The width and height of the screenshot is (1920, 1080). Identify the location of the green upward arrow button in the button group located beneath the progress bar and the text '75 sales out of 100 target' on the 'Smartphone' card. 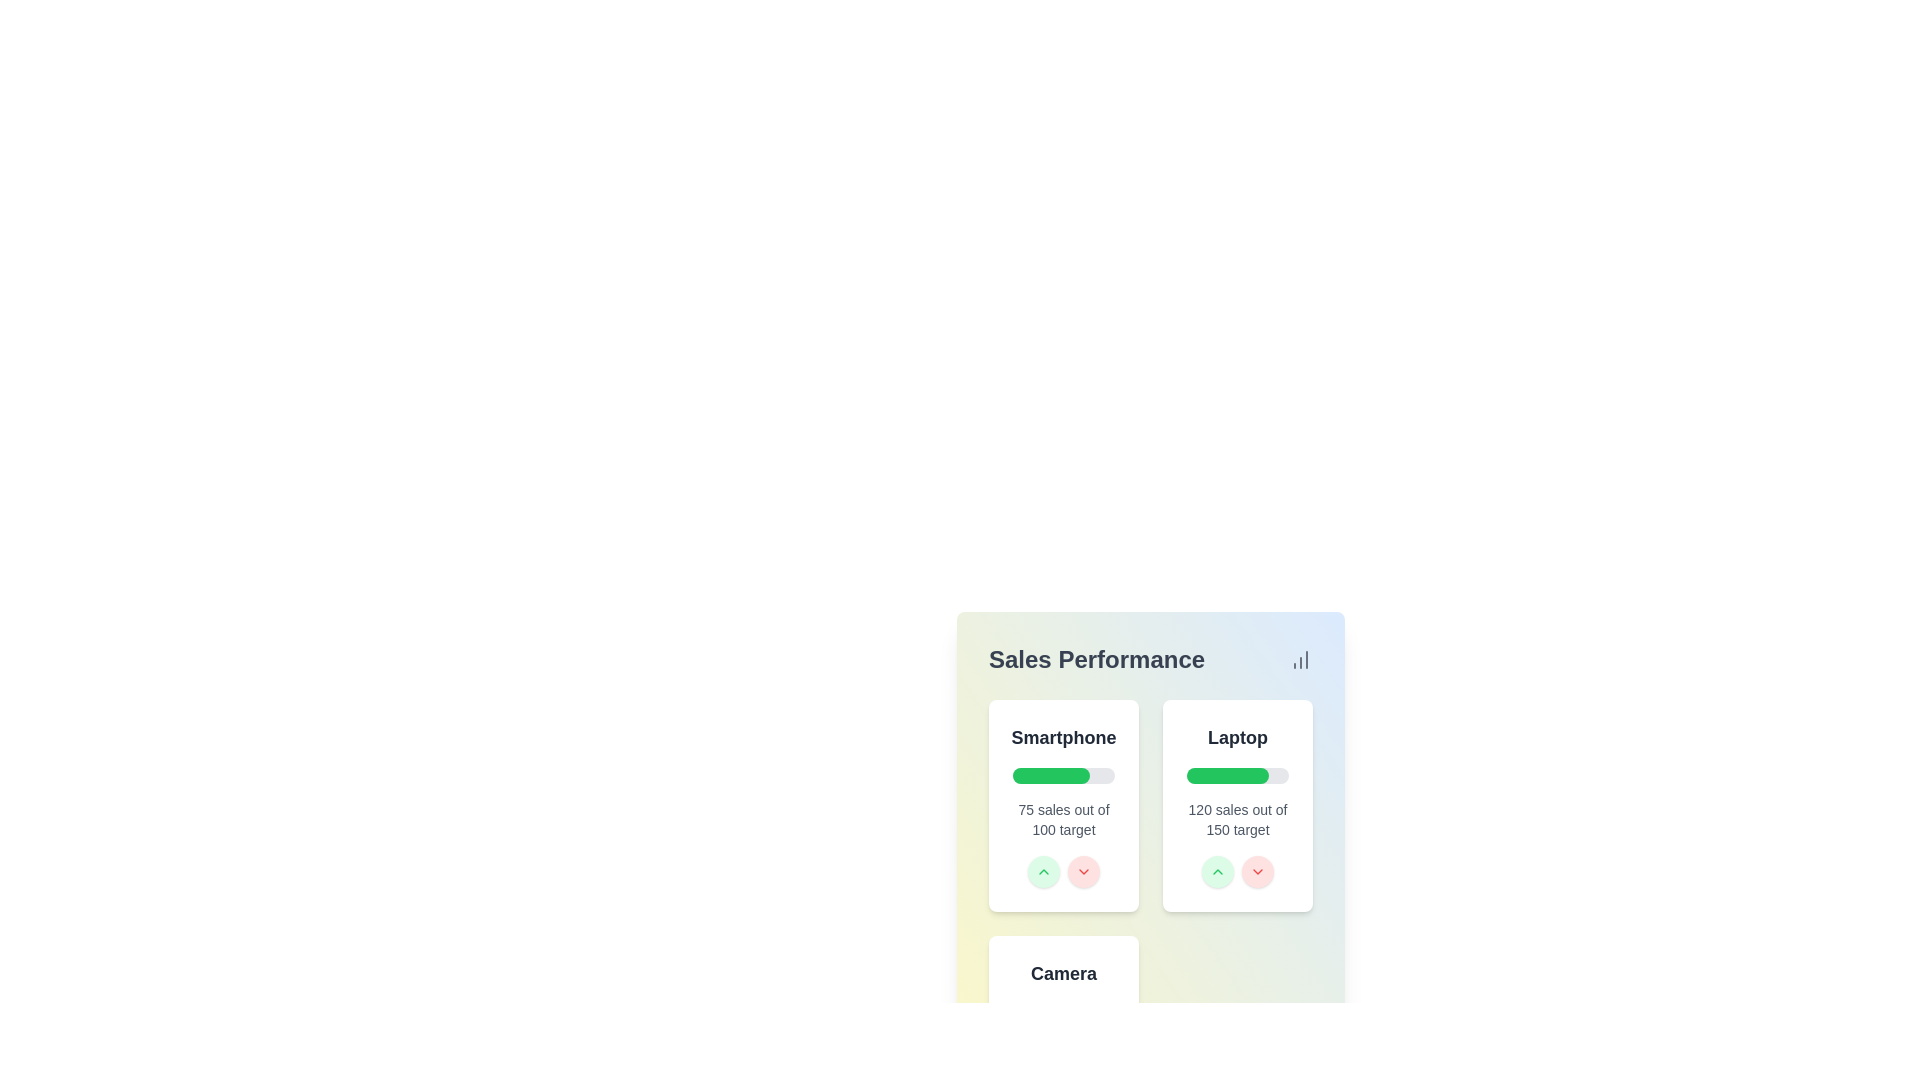
(1063, 870).